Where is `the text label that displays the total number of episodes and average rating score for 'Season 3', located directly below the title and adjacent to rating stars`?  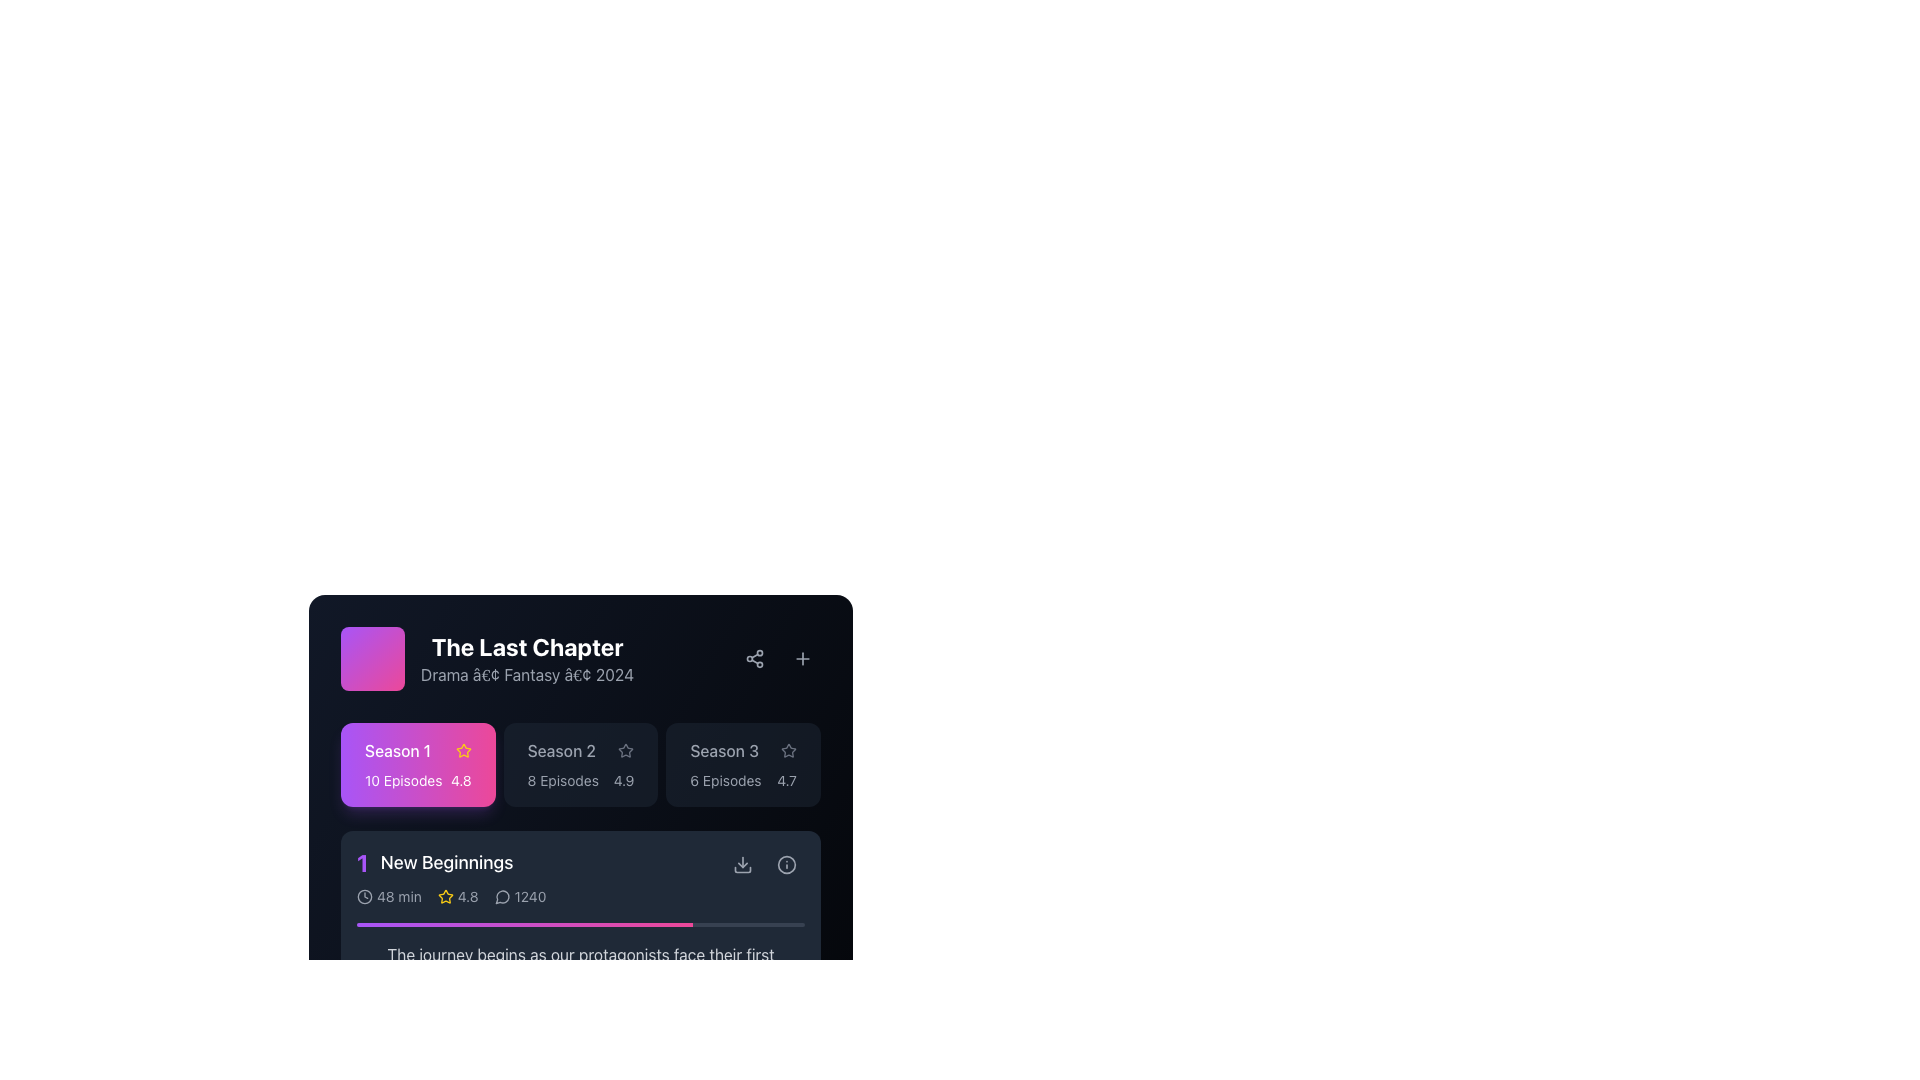
the text label that displays the total number of episodes and average rating score for 'Season 3', located directly below the title and adjacent to rating stars is located at coordinates (742, 779).